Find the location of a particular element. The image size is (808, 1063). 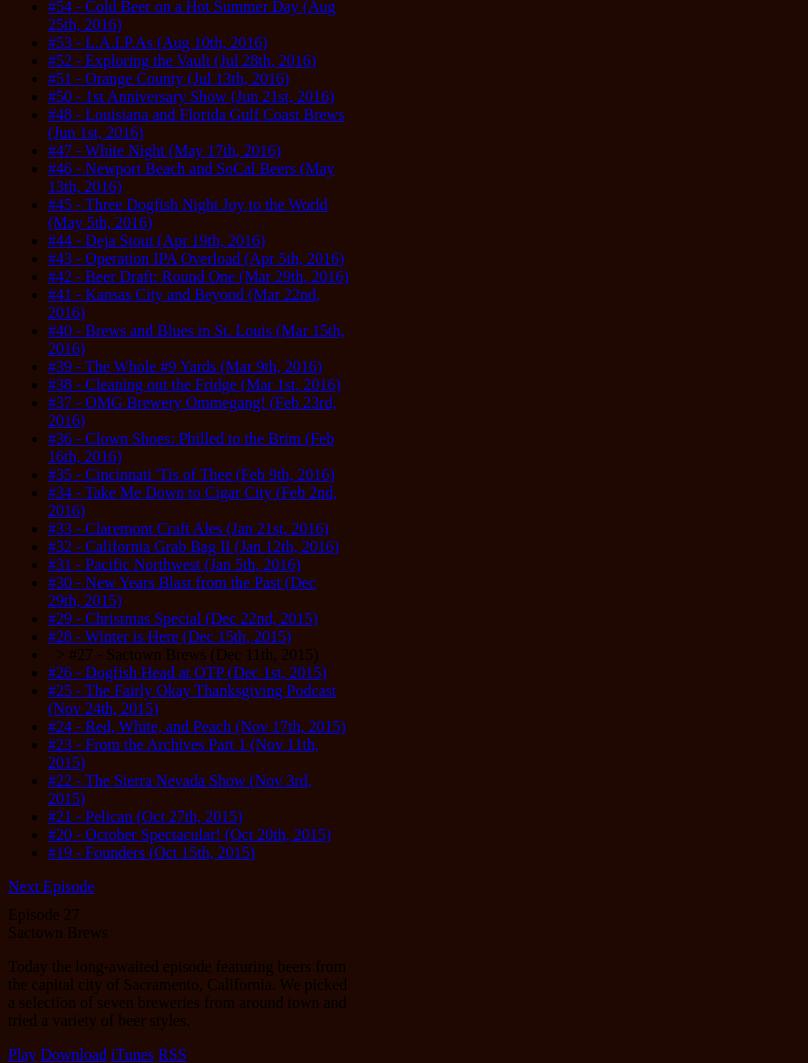

'iTunes' is located at coordinates (131, 1053).